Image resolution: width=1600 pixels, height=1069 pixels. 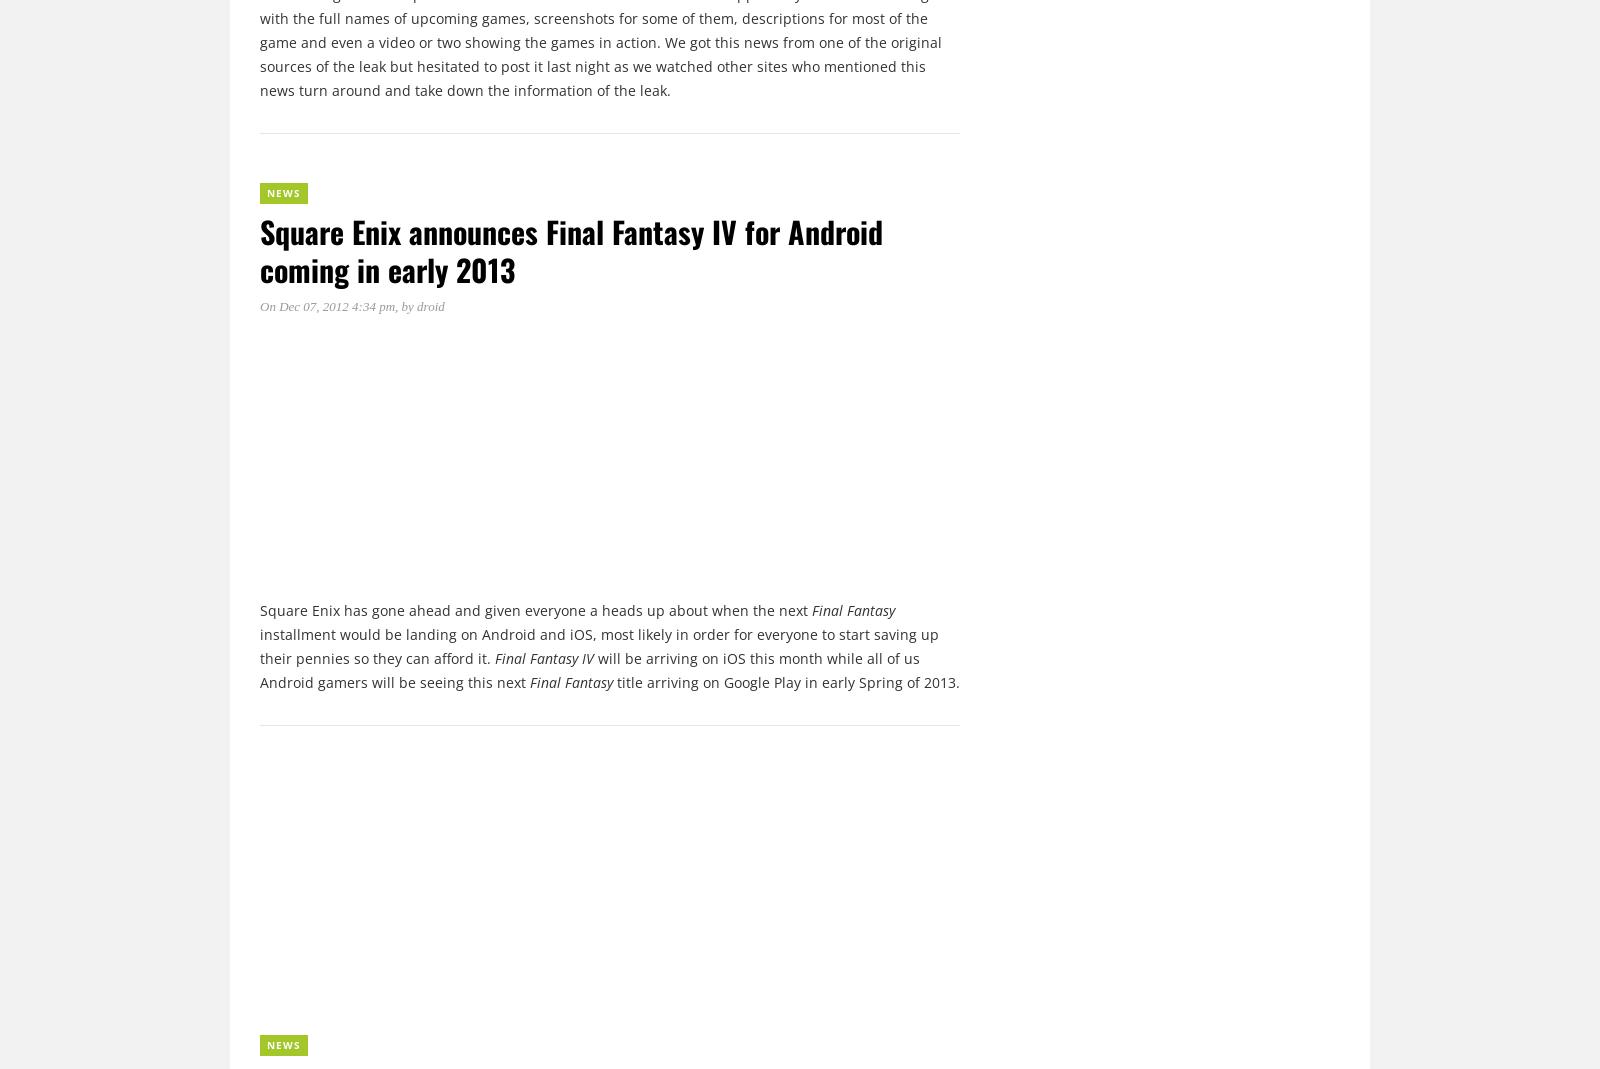 I want to click on 'droid', so click(x=415, y=305).